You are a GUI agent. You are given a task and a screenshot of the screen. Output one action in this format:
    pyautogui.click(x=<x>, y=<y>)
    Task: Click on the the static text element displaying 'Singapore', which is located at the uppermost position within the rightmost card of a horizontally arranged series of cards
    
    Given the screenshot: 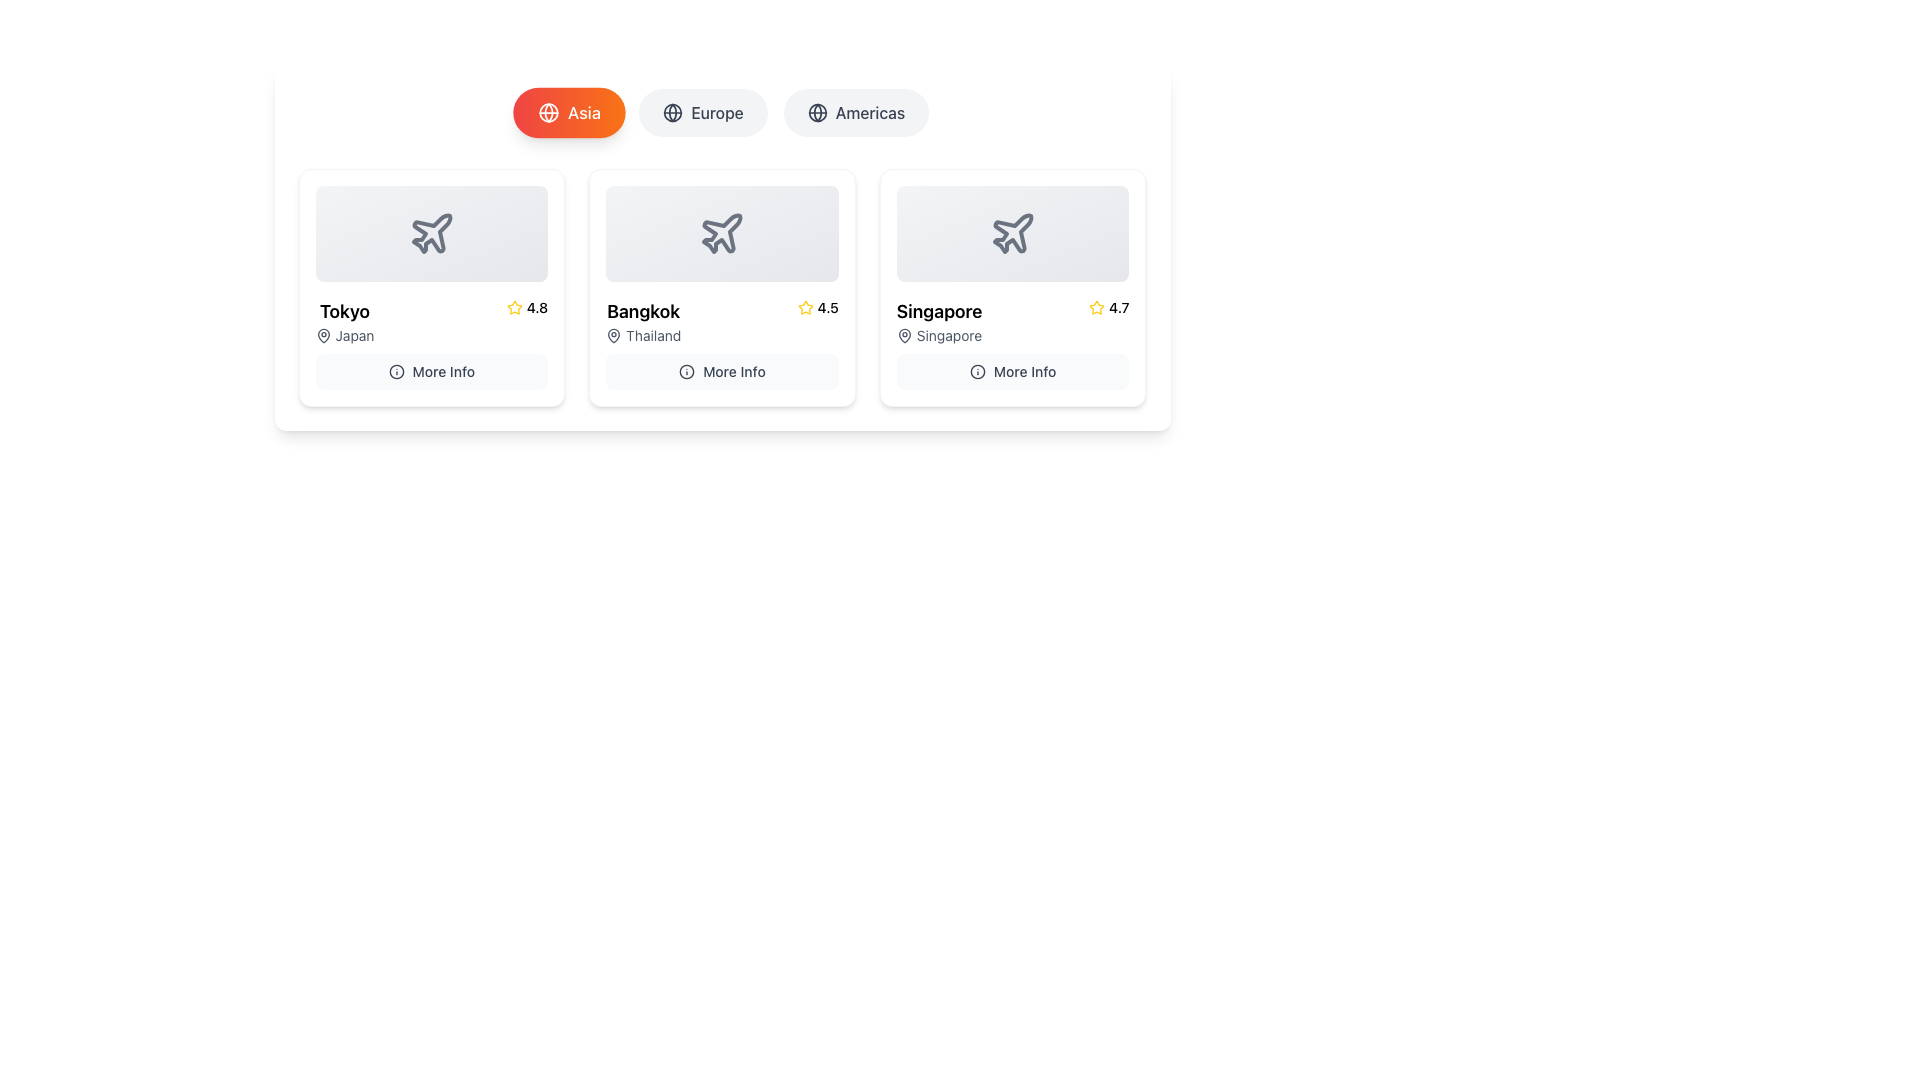 What is the action you would take?
    pyautogui.click(x=938, y=312)
    